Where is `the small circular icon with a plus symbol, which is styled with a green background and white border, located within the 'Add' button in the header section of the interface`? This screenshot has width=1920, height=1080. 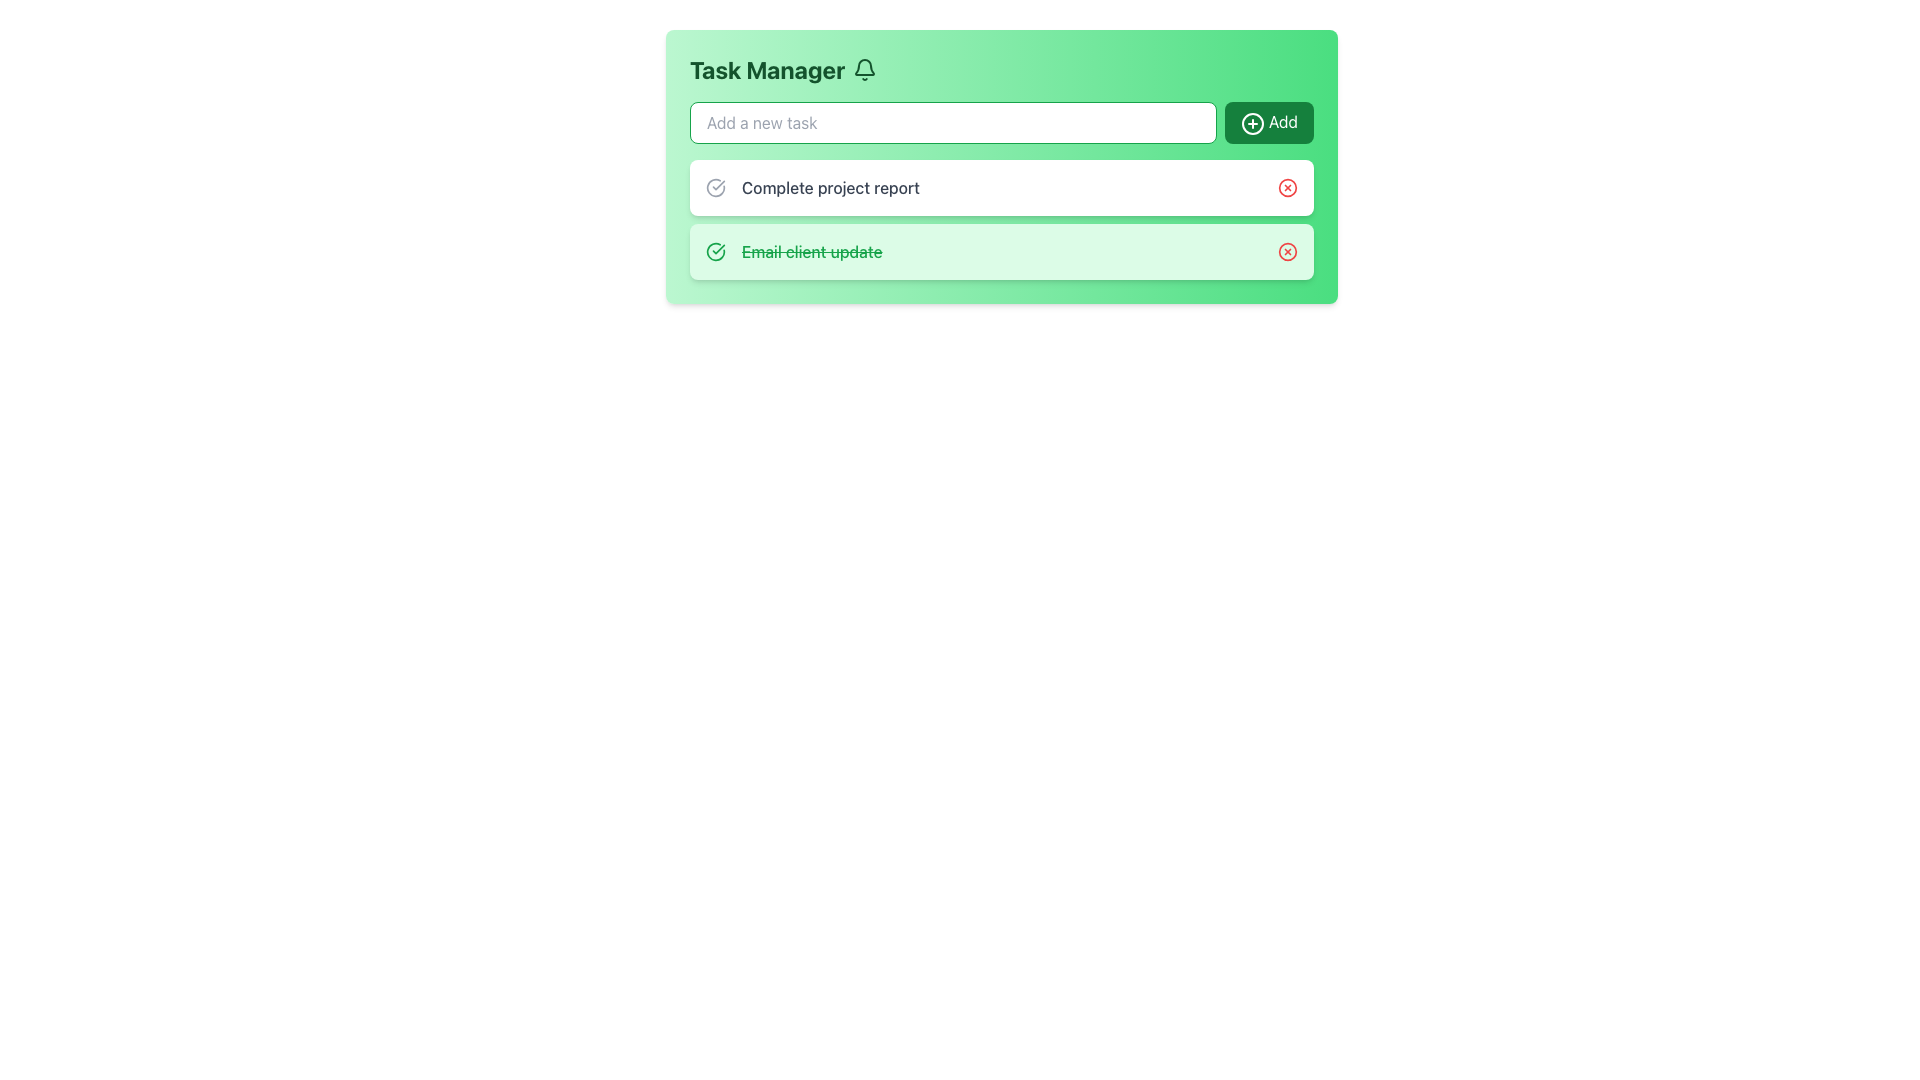 the small circular icon with a plus symbol, which is styled with a green background and white border, located within the 'Add' button in the header section of the interface is located at coordinates (1251, 123).